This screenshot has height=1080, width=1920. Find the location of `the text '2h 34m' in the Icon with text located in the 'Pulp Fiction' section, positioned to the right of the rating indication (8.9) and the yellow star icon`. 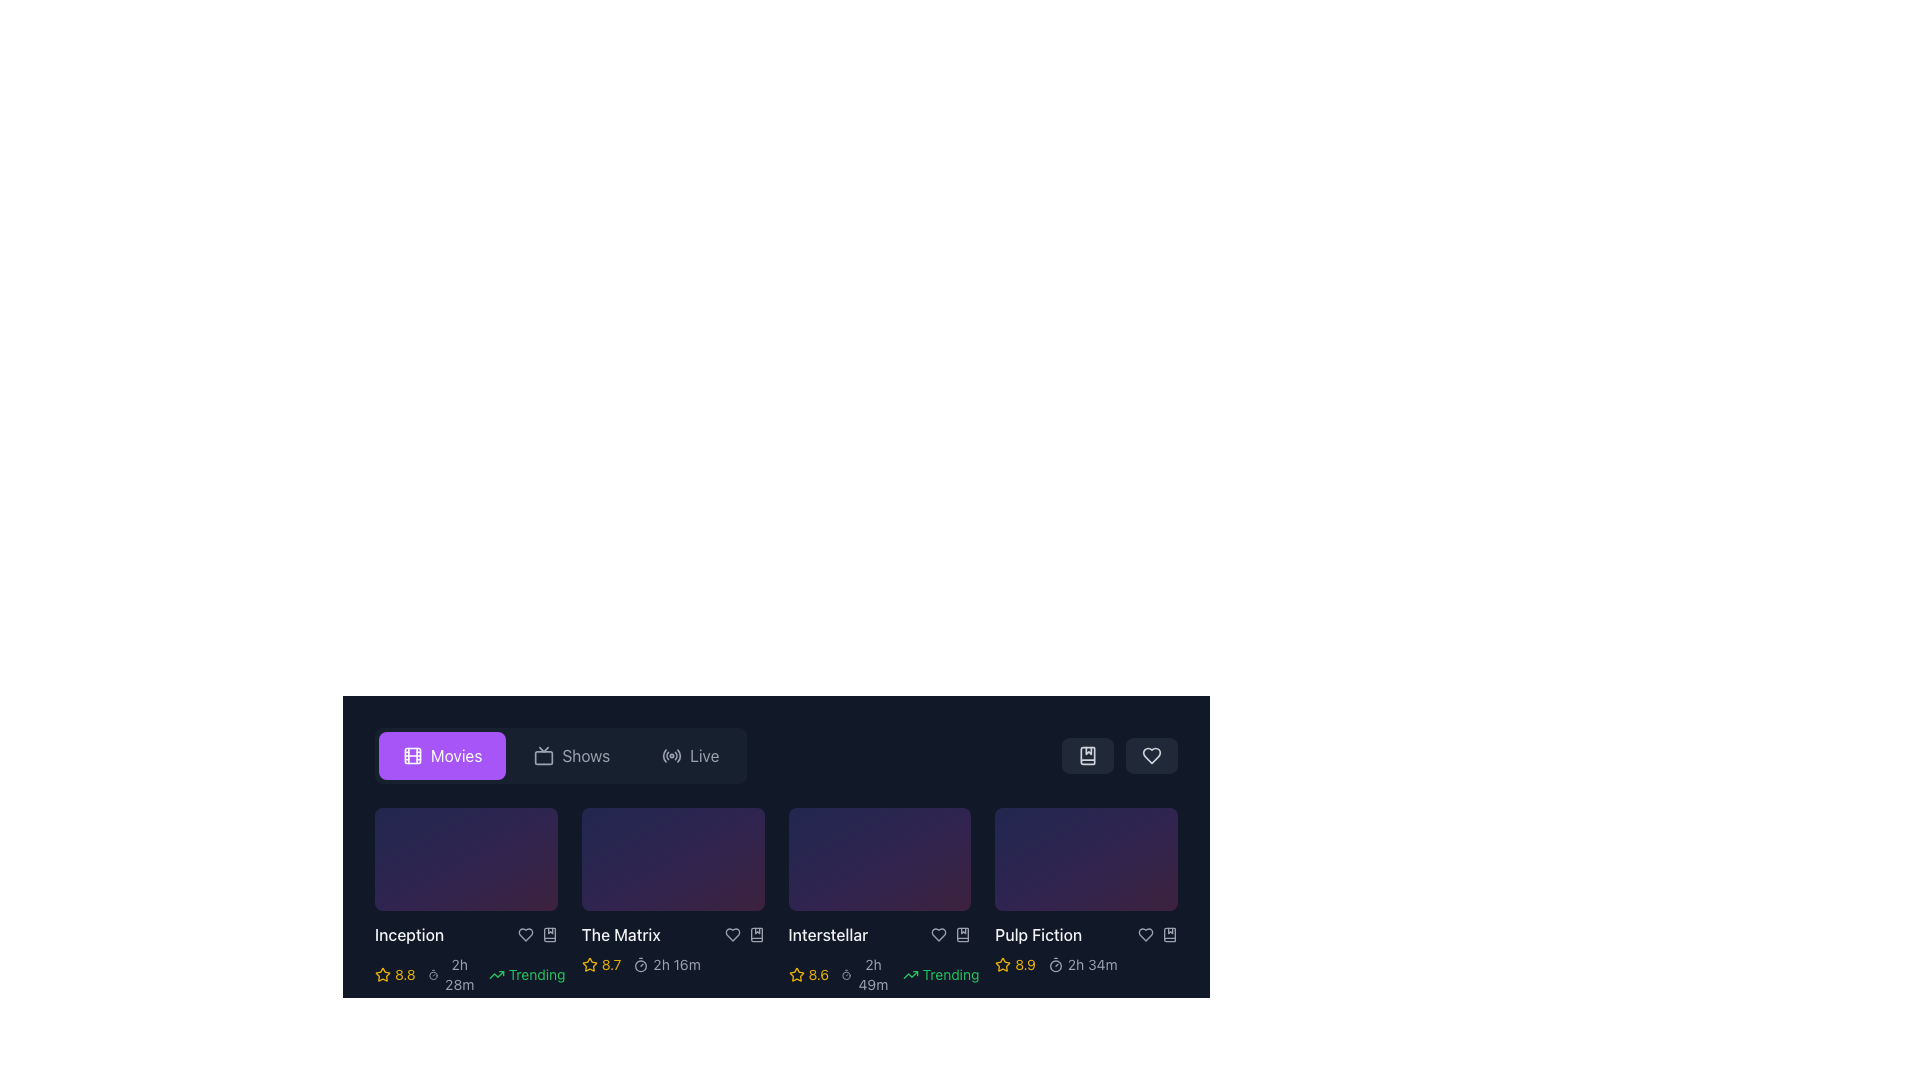

the text '2h 34m' in the Icon with text located in the 'Pulp Fiction' section, positioned to the right of the rating indication (8.9) and the yellow star icon is located at coordinates (1081, 963).